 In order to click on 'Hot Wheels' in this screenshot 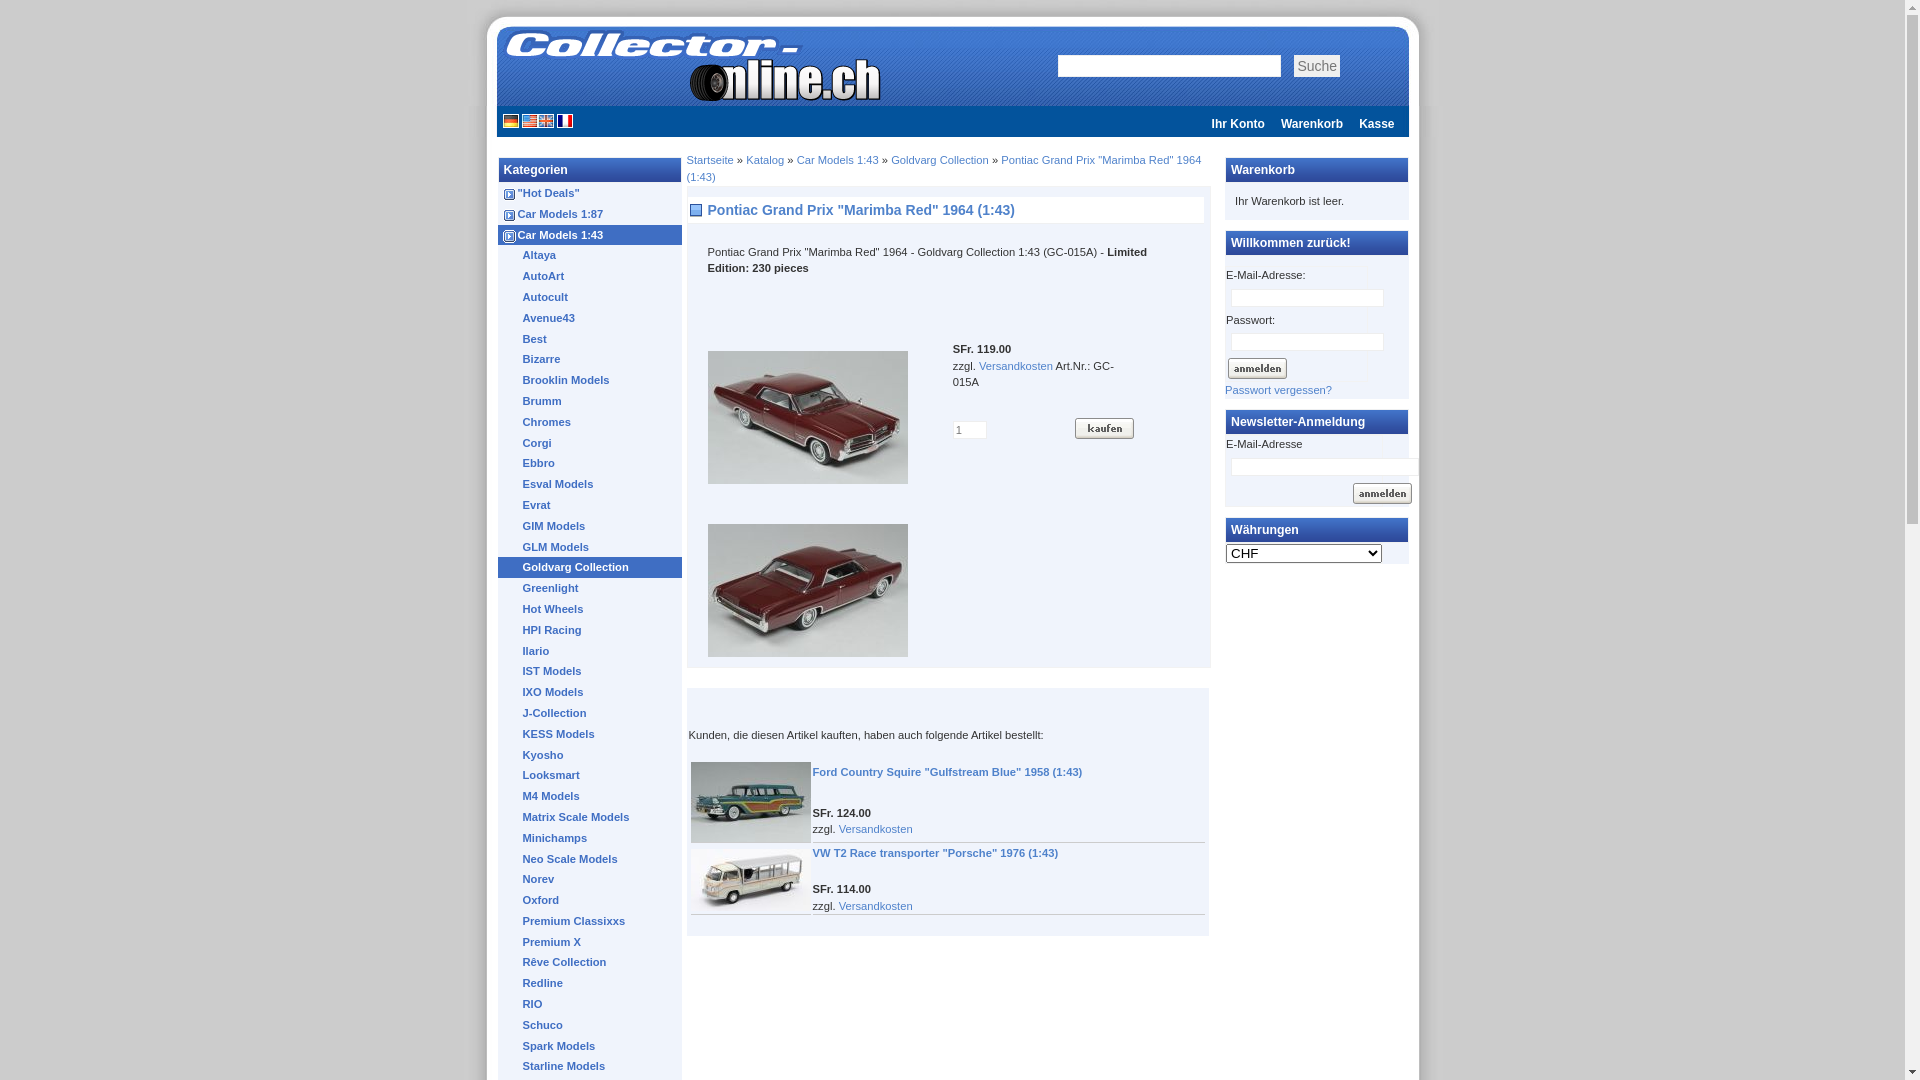, I will do `click(592, 608)`.